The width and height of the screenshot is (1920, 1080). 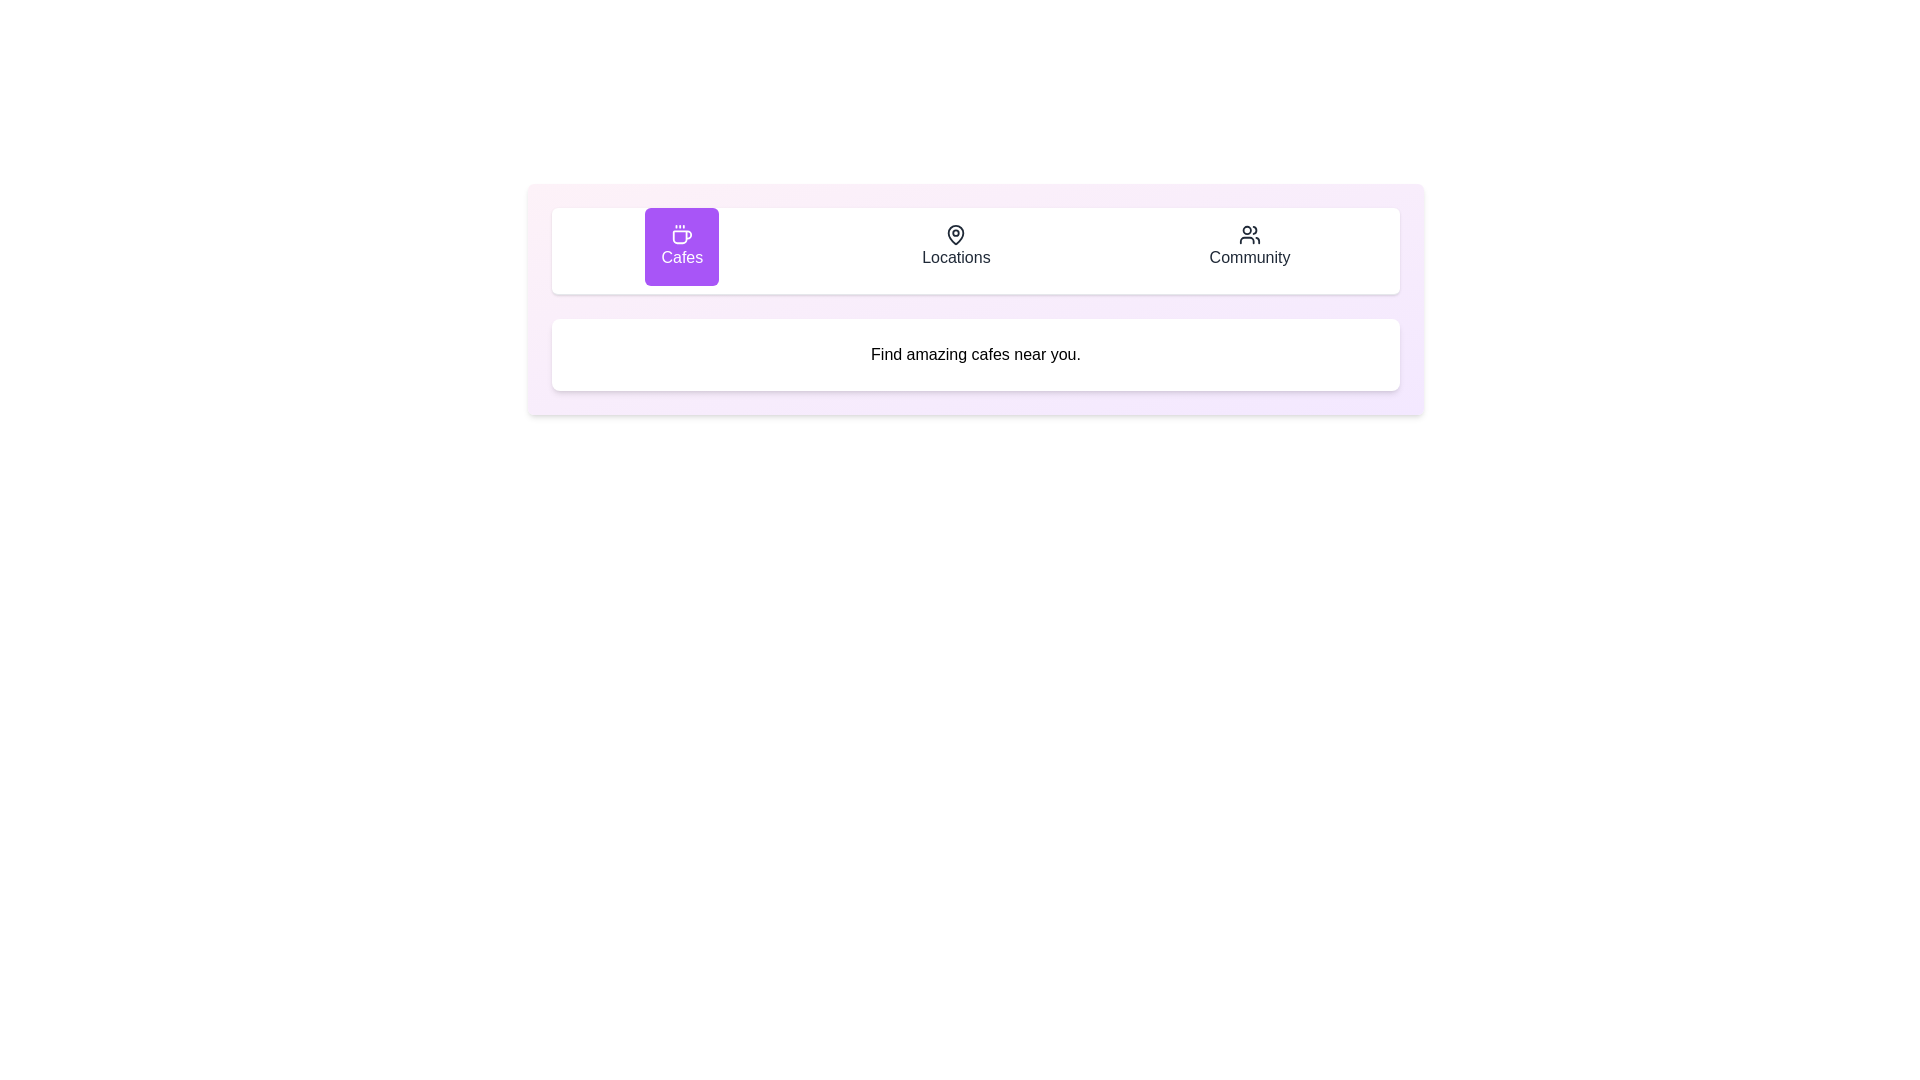 I want to click on the text label that indicates 'Locations', which is part of a group of three interactive icons and labels located at the top section of the view, so click(x=955, y=257).